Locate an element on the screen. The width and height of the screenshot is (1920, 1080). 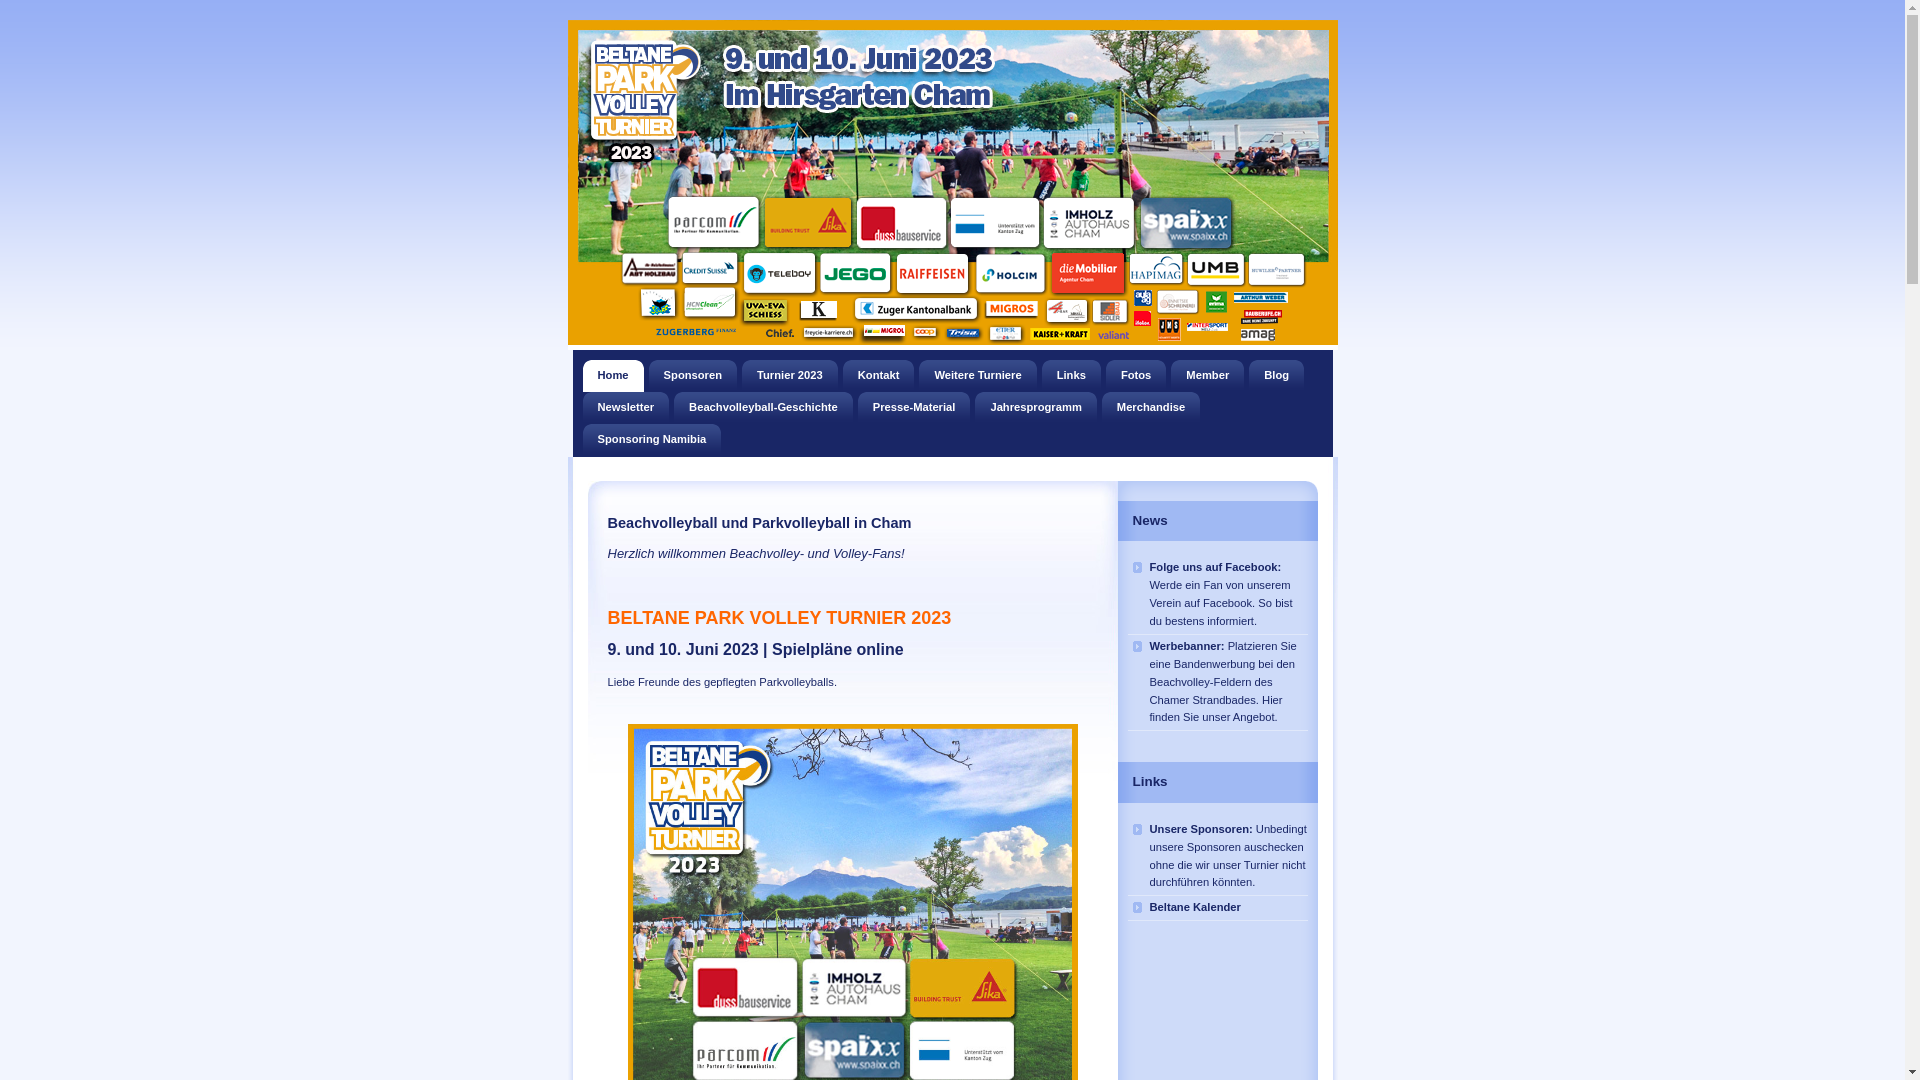
'Beachvolleyball-Geschichte is located at coordinates (762, 407).